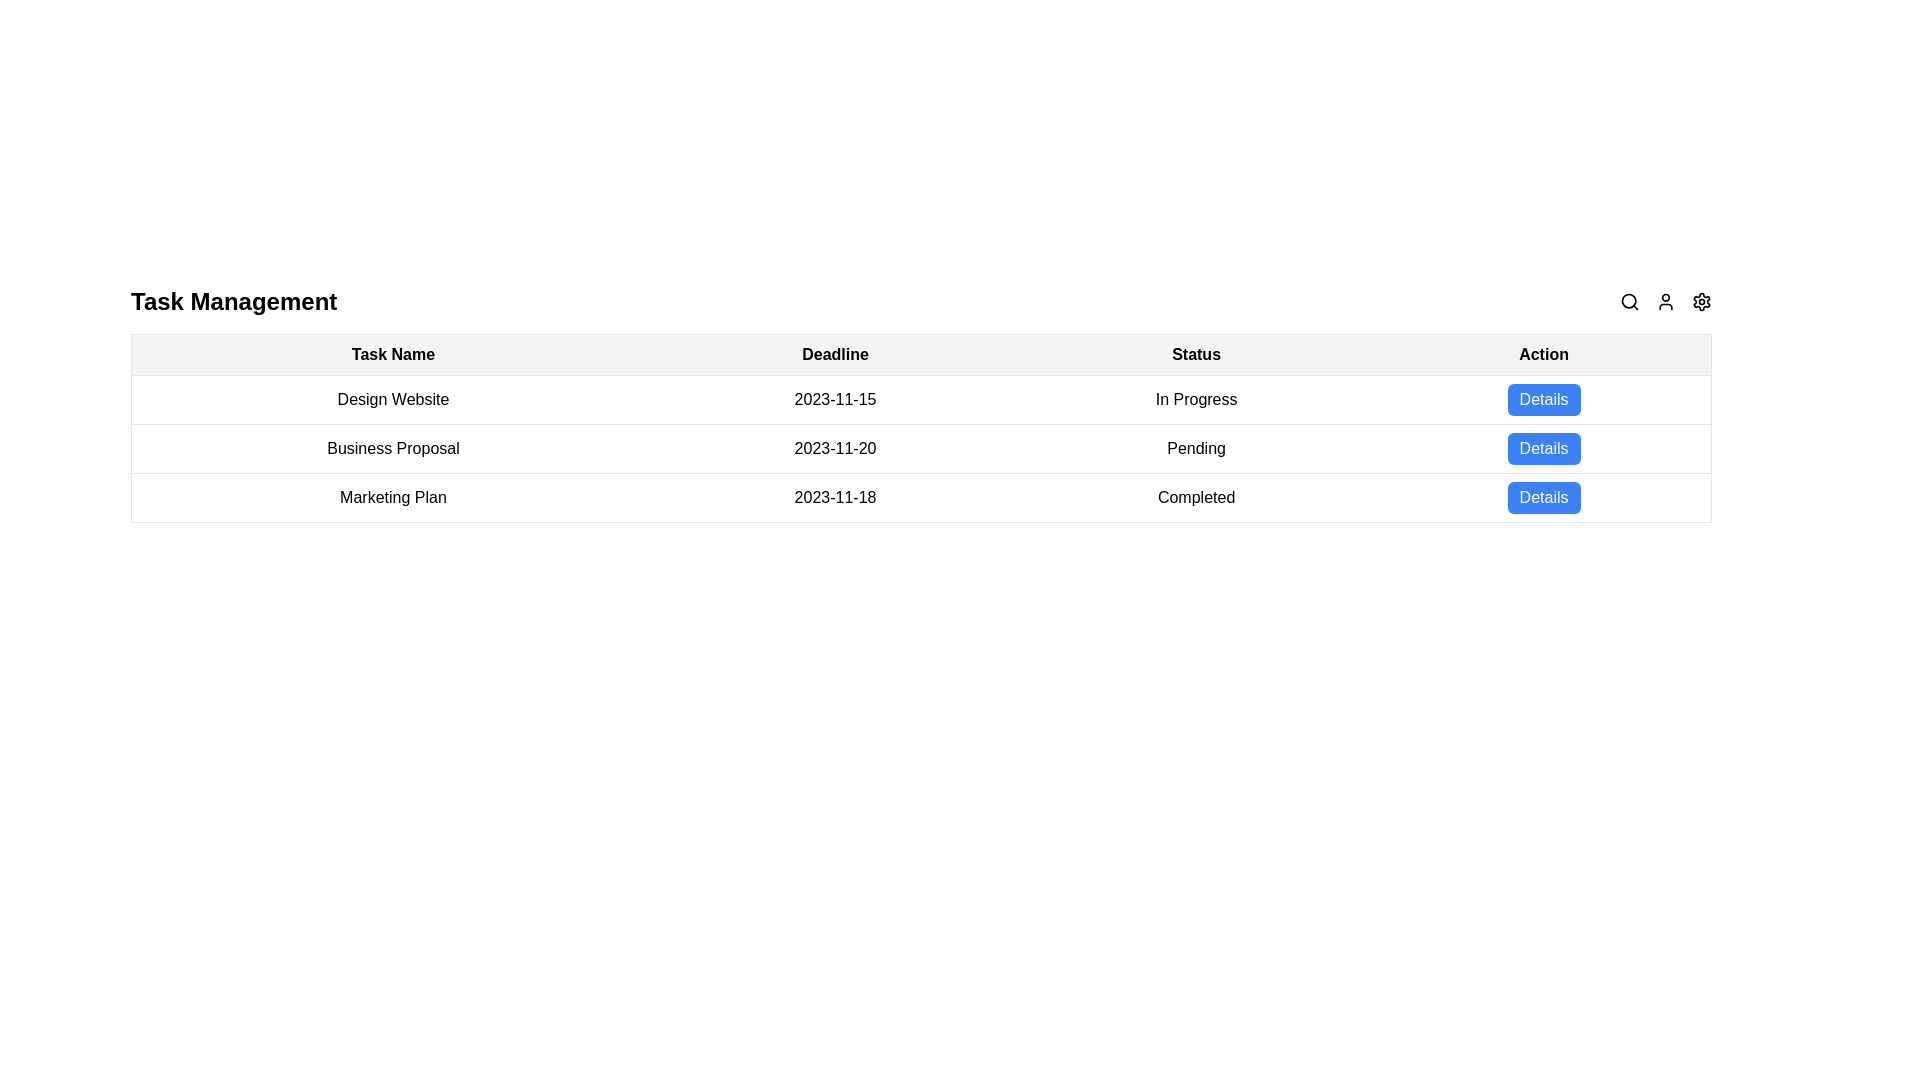 This screenshot has width=1920, height=1080. Describe the element at coordinates (835, 496) in the screenshot. I see `the Table Cell Text displaying the deadline '2023-11-18' located in the third row of the table under the 'Deadline' column` at that location.